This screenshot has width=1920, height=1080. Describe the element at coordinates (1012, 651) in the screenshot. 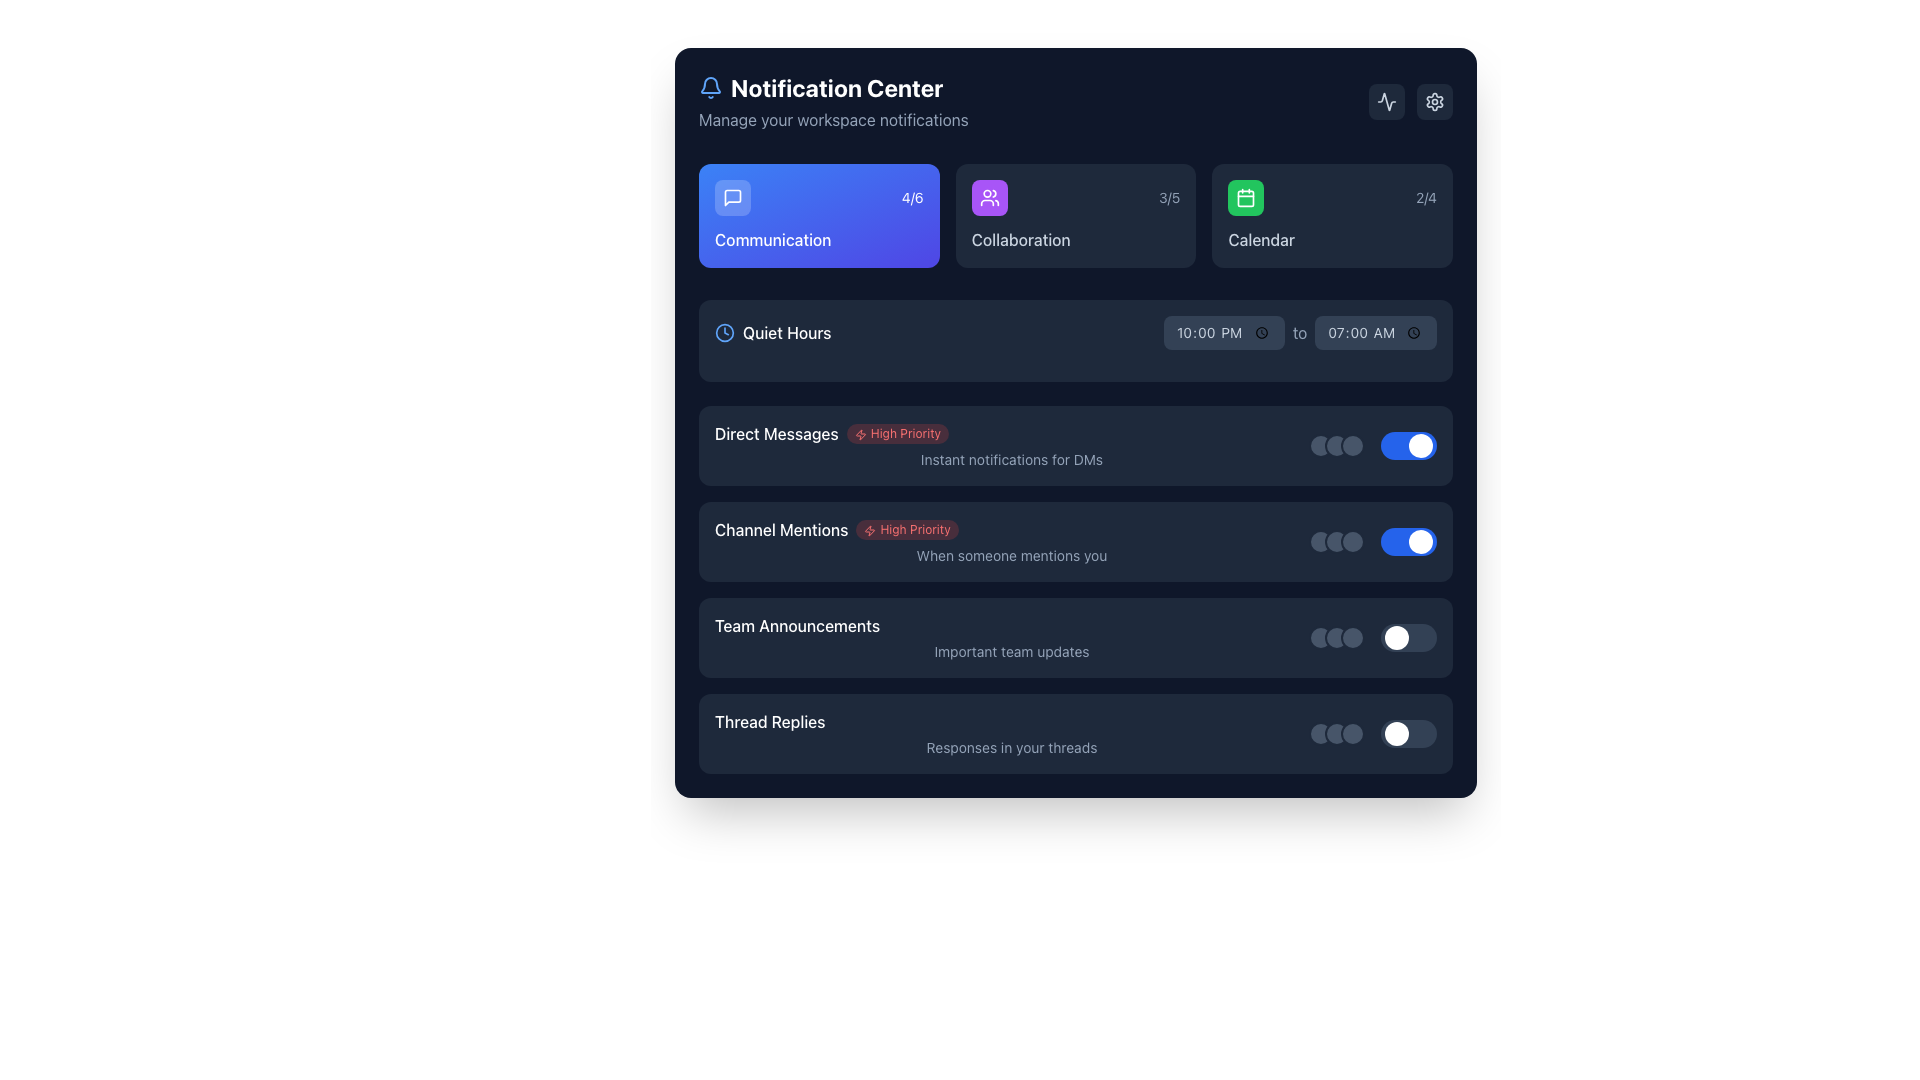

I see `the descriptive label element reading 'Important team updates', styled in light slate coloring, located below the 'Team Announcements' heading` at that location.